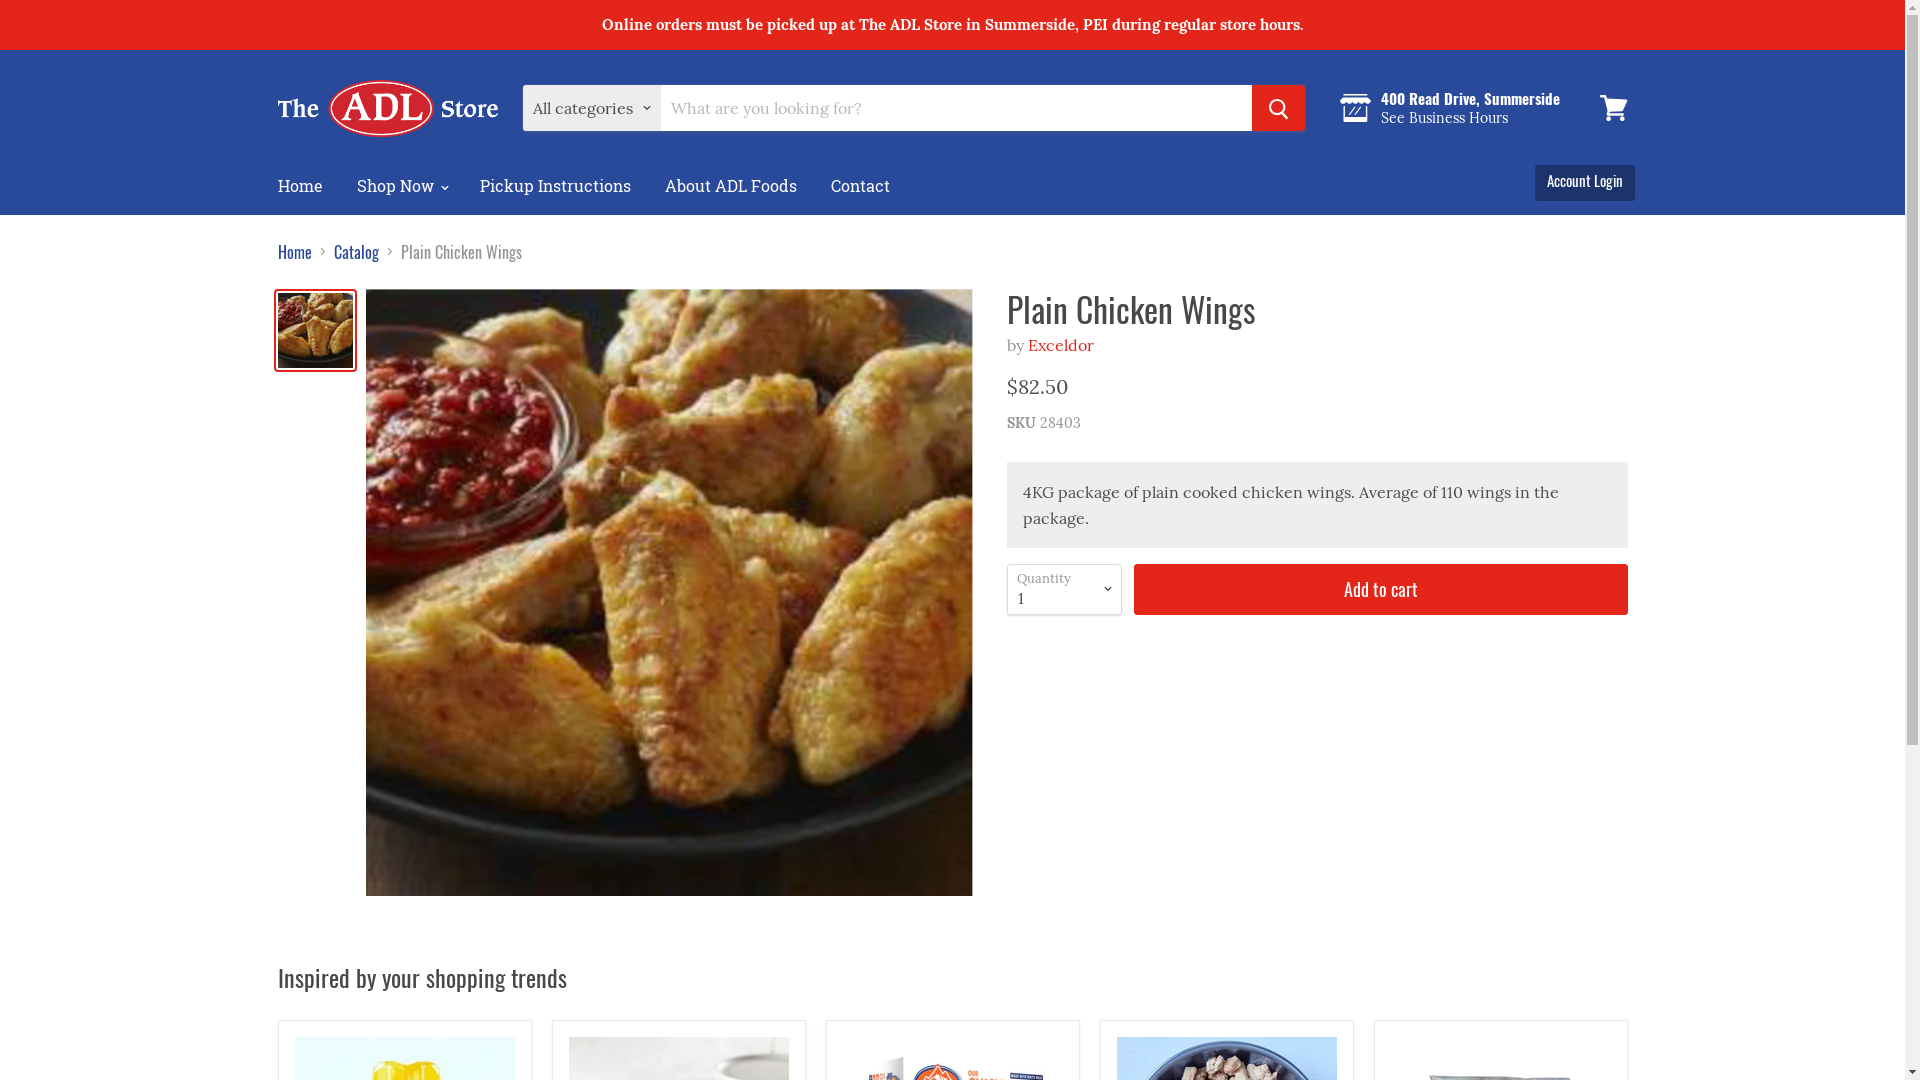 The width and height of the screenshot is (1920, 1080). I want to click on 'Exceldor', so click(1059, 343).